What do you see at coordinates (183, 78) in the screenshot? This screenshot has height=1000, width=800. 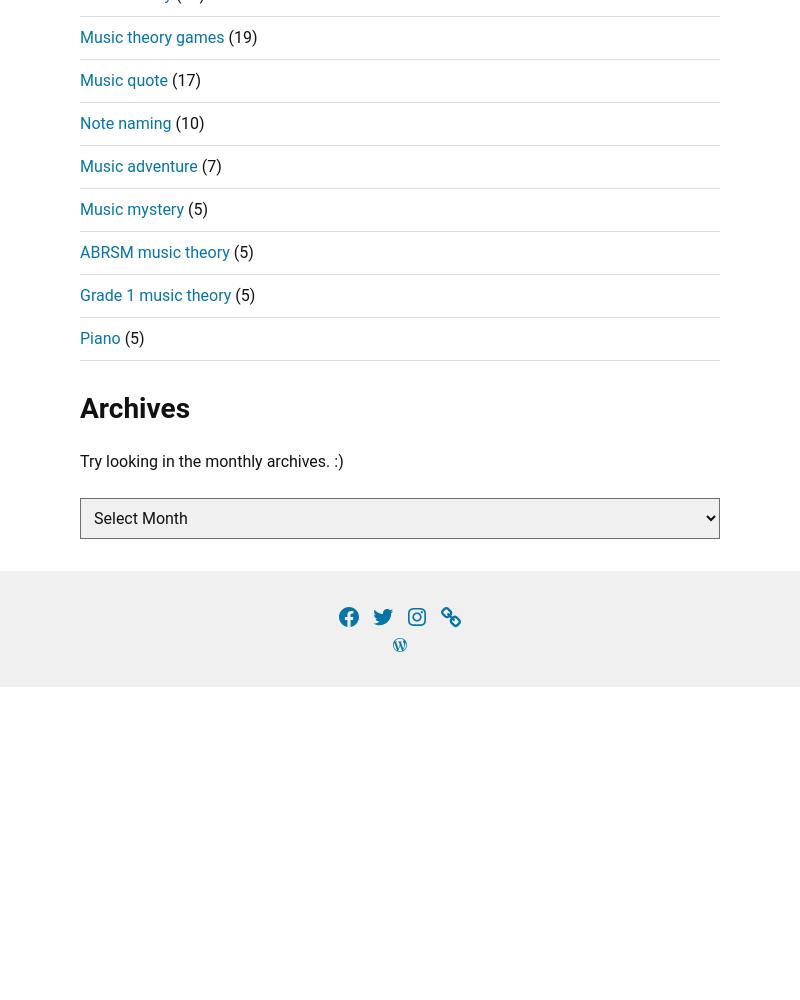 I see `'(17)'` at bounding box center [183, 78].